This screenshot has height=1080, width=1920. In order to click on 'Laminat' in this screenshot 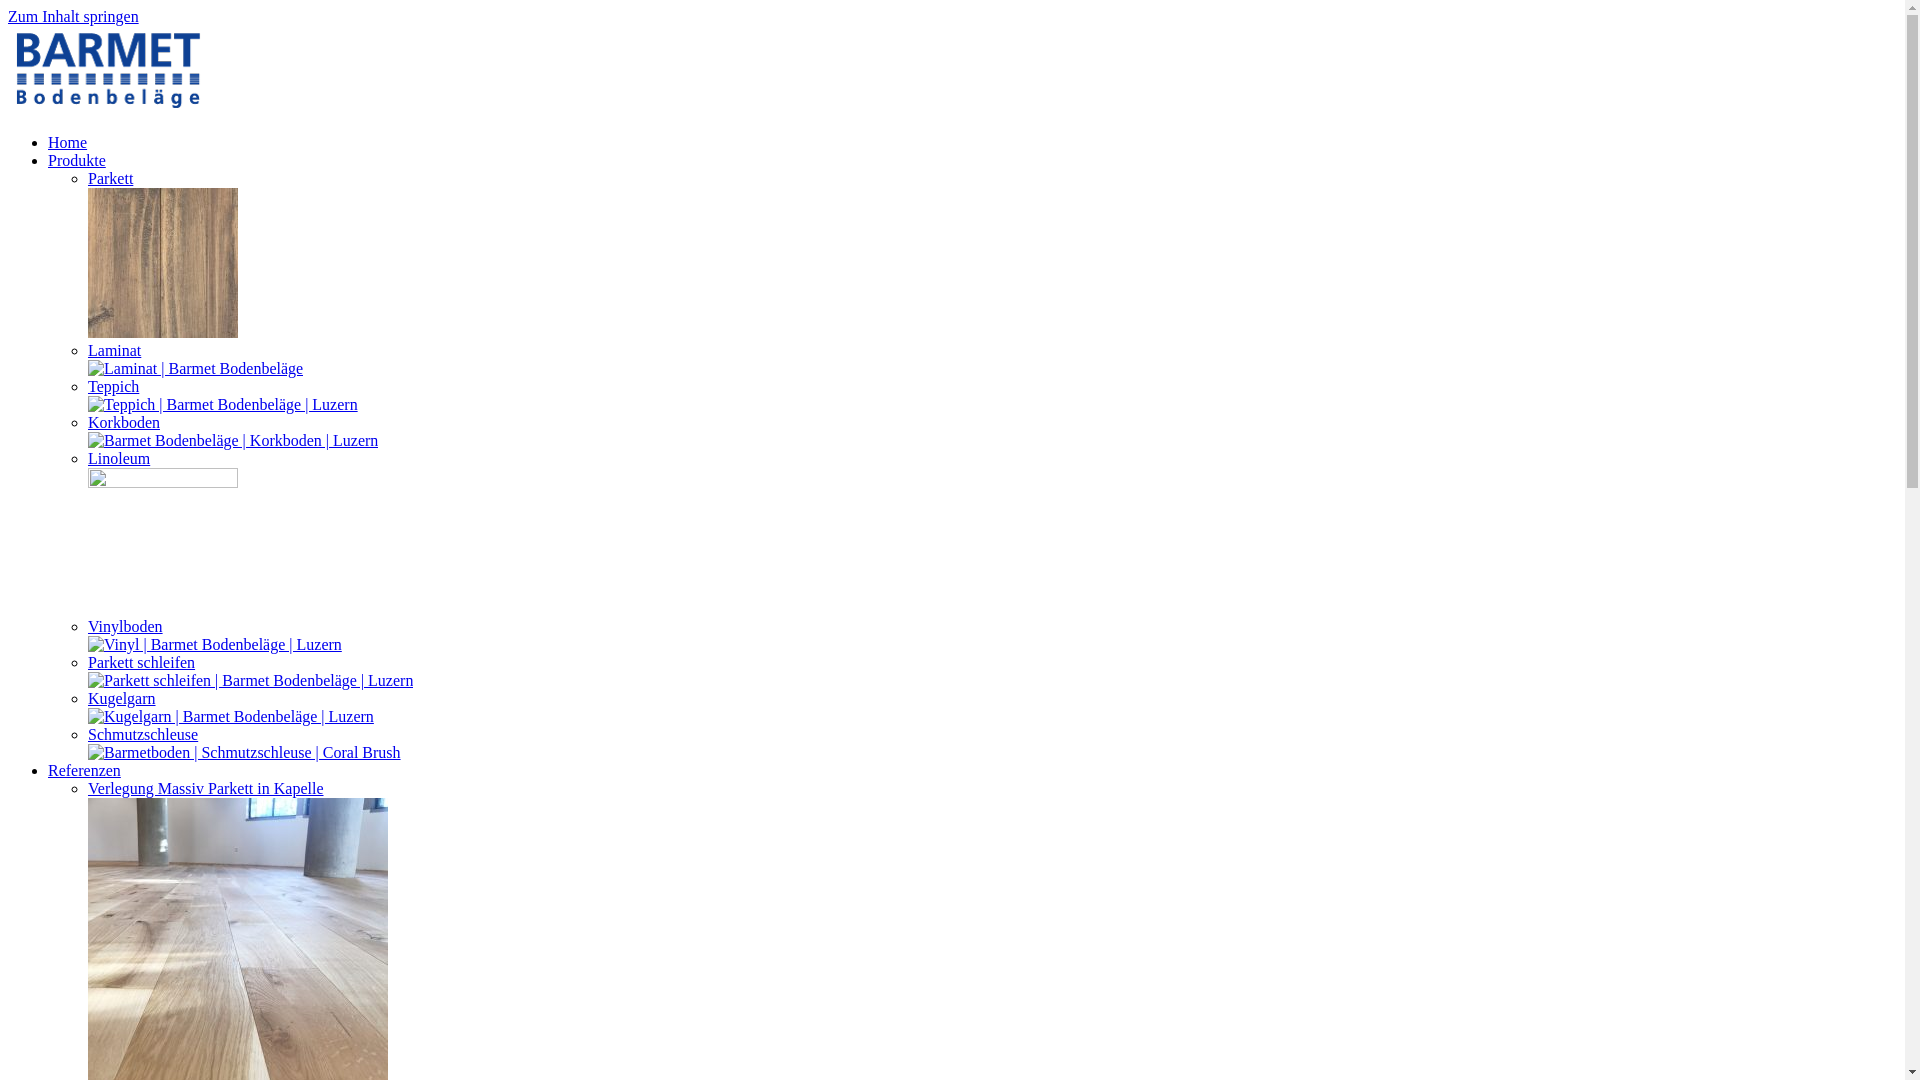, I will do `click(113, 349)`.